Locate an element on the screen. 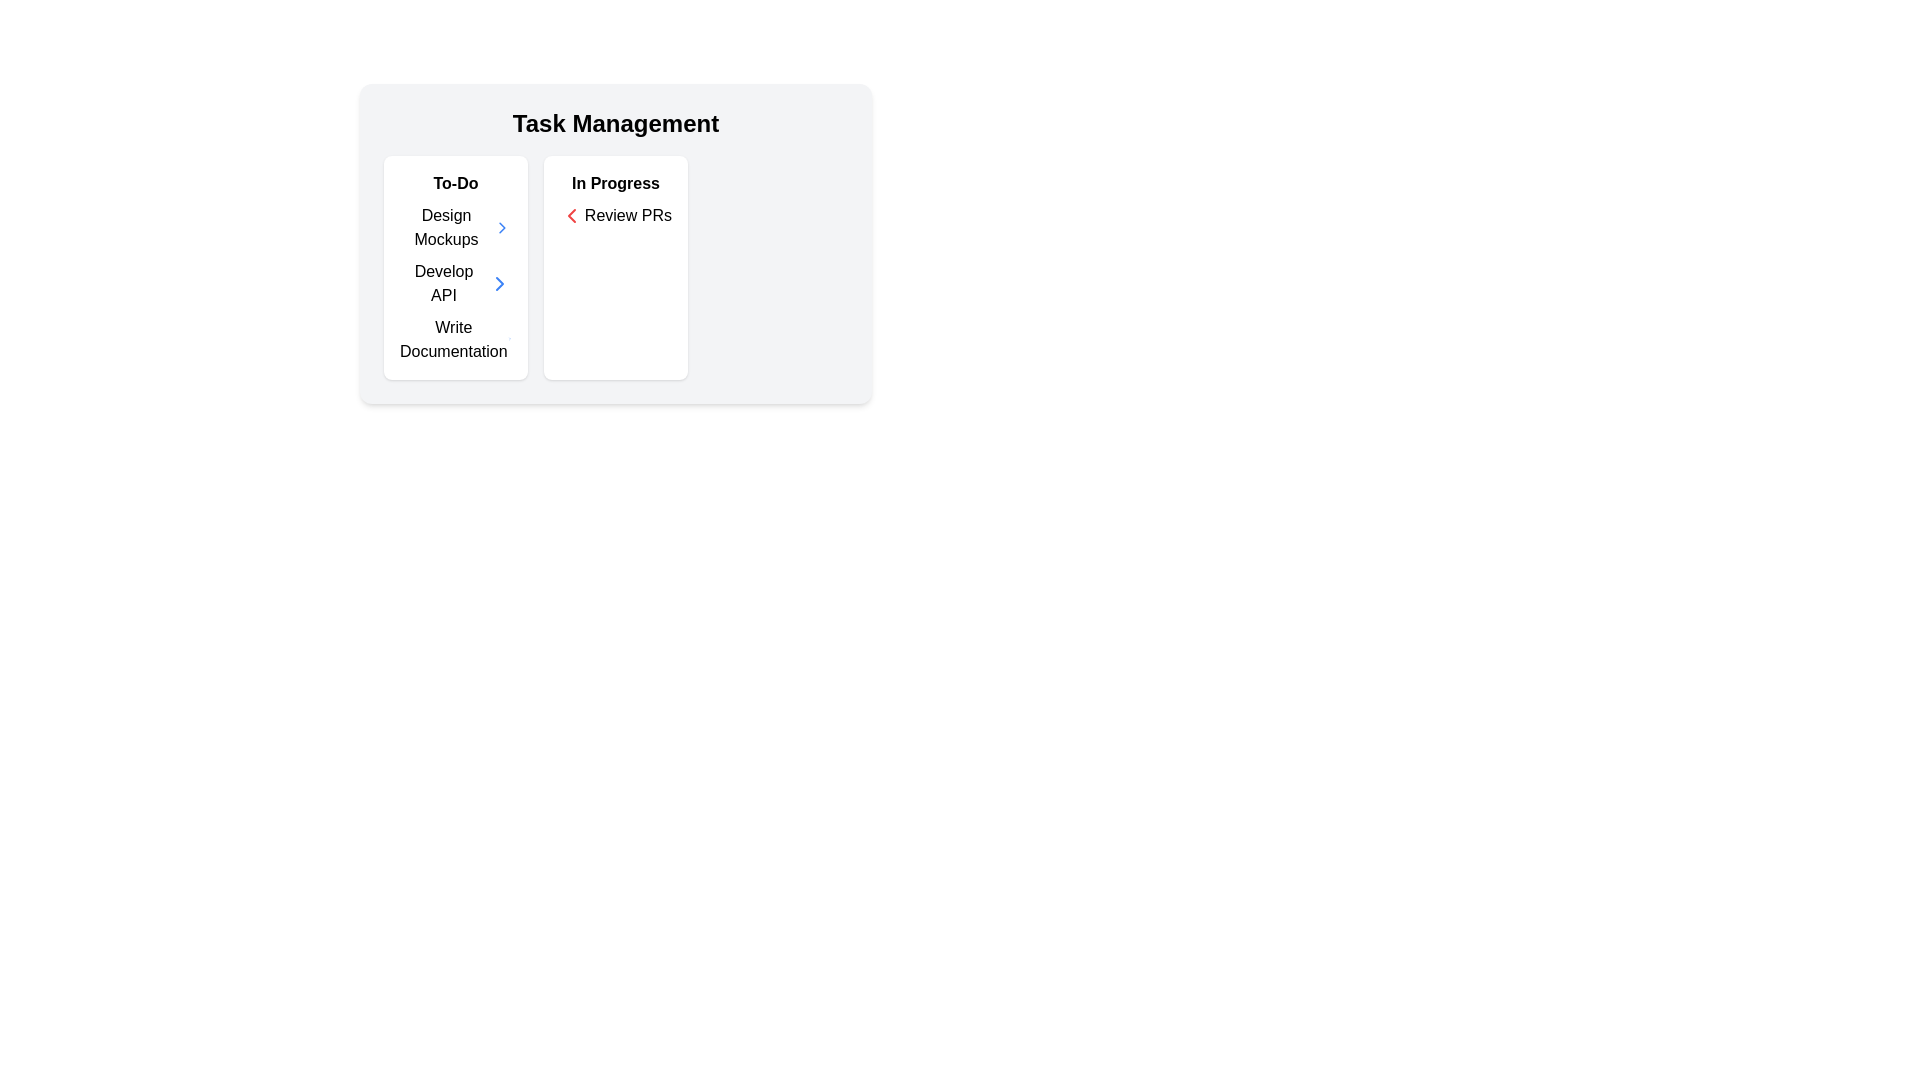 The image size is (1920, 1080). listed tasks within the 'In Progress' card section, which is the middle section of the task management interface is located at coordinates (614, 266).